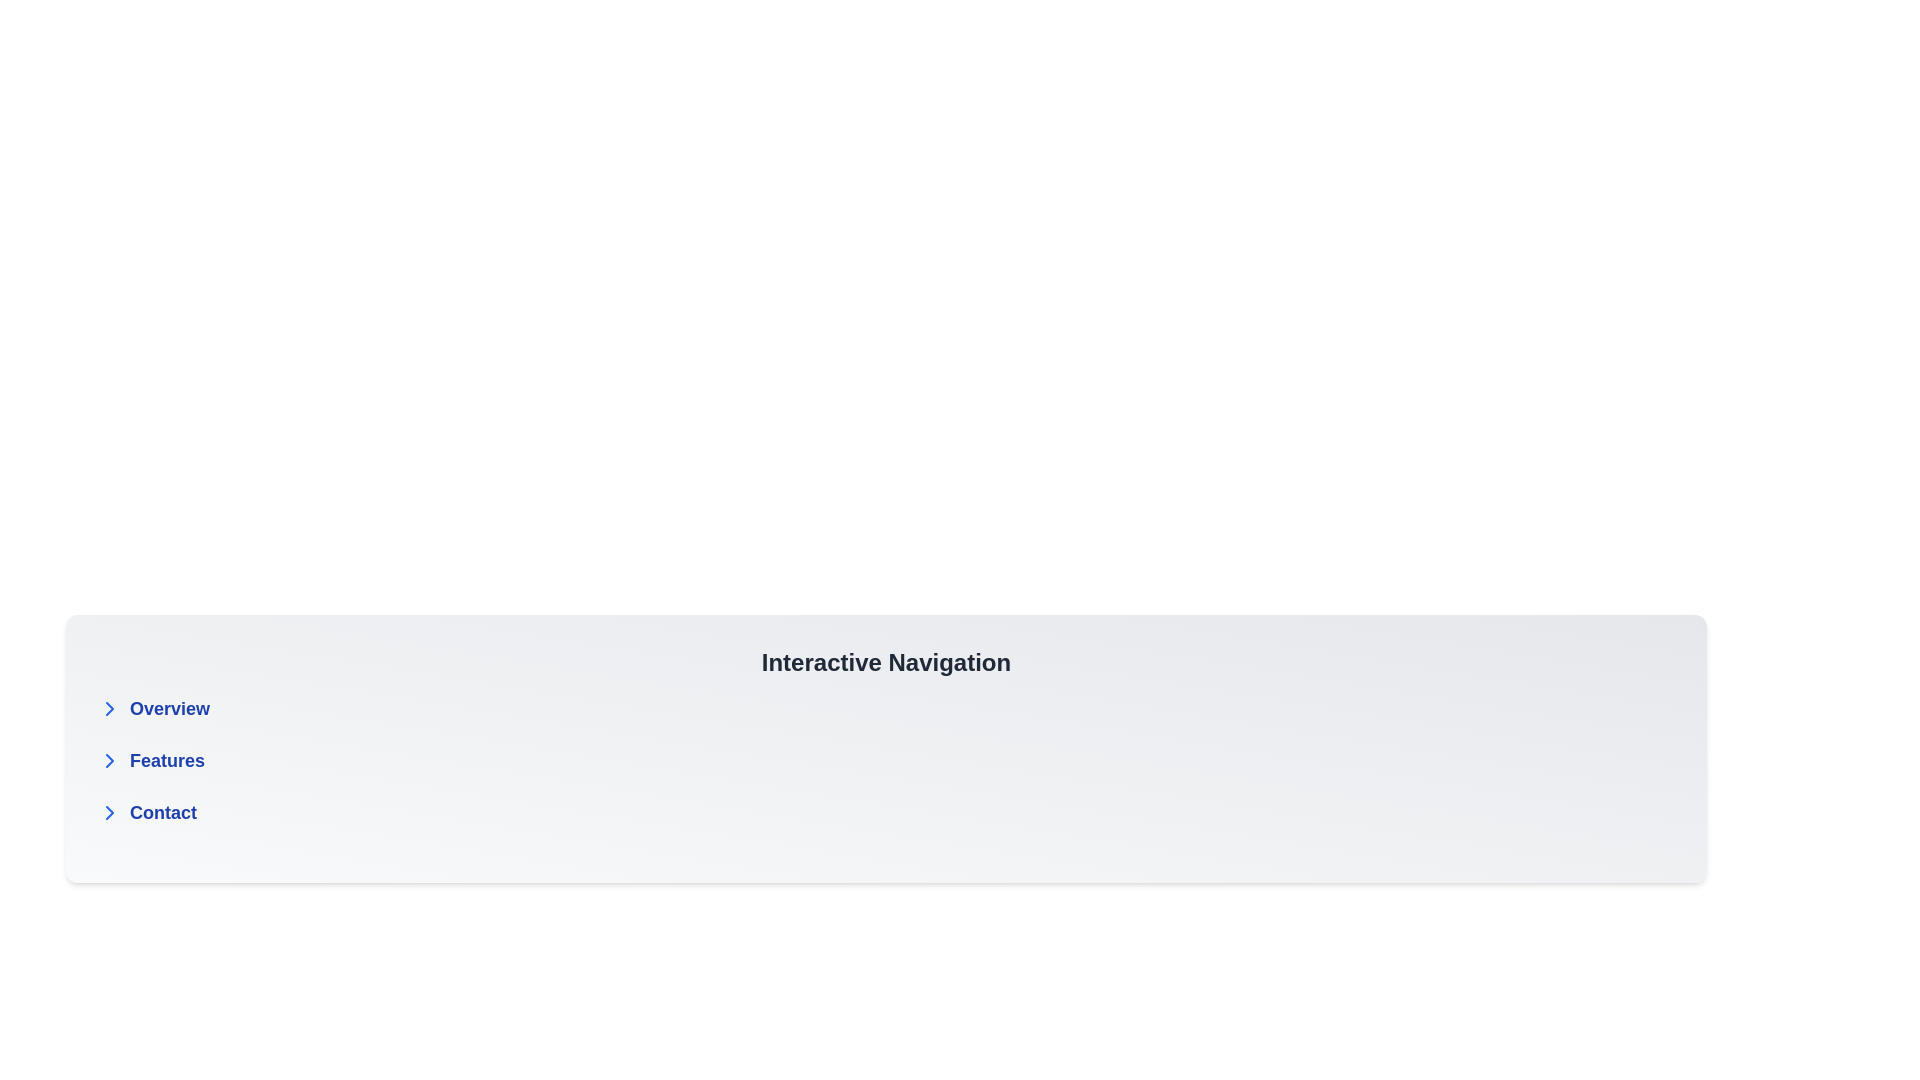 This screenshot has height=1080, width=1920. Describe the element at coordinates (109, 760) in the screenshot. I see `the blue right-pointing chevron icon located to the left of the 'Features' text` at that location.